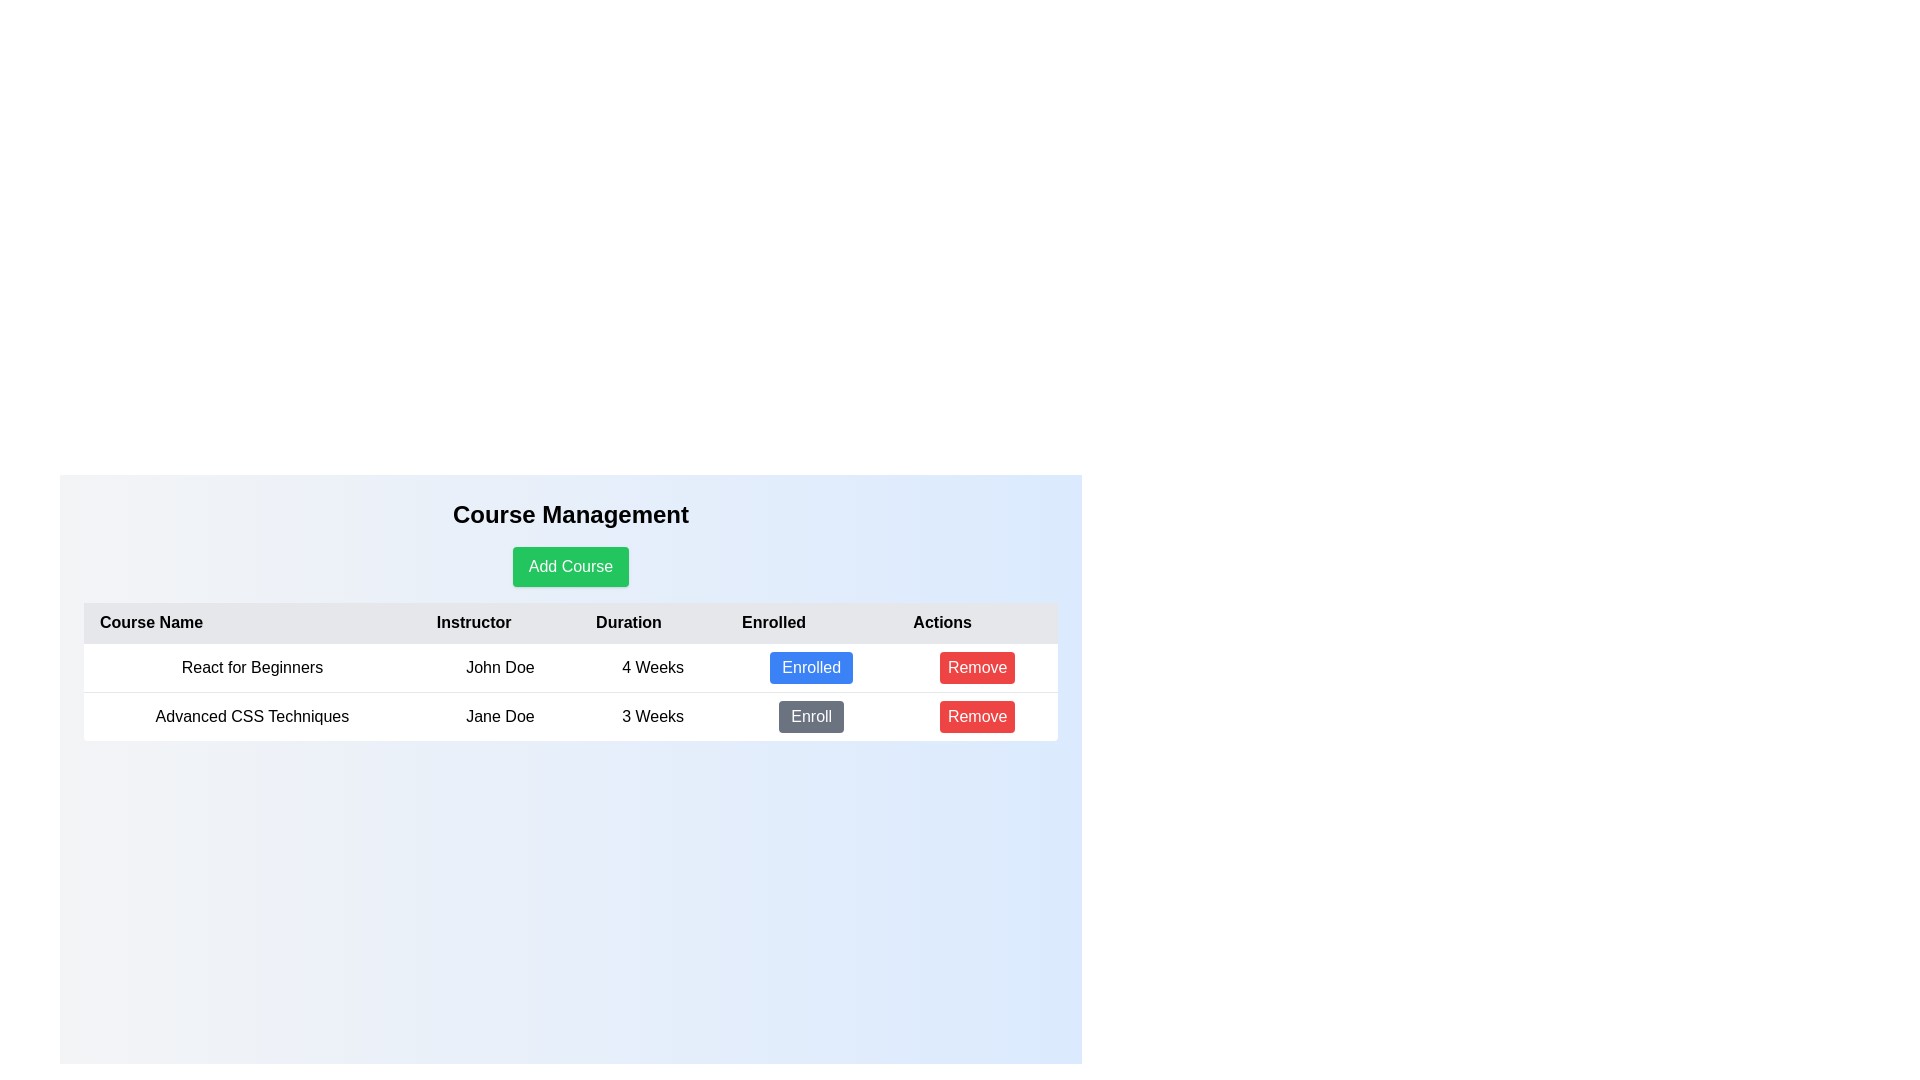  What do you see at coordinates (653, 667) in the screenshot?
I see `the Text Label displaying '4 Weeks' in the Duration column of the course table` at bounding box center [653, 667].